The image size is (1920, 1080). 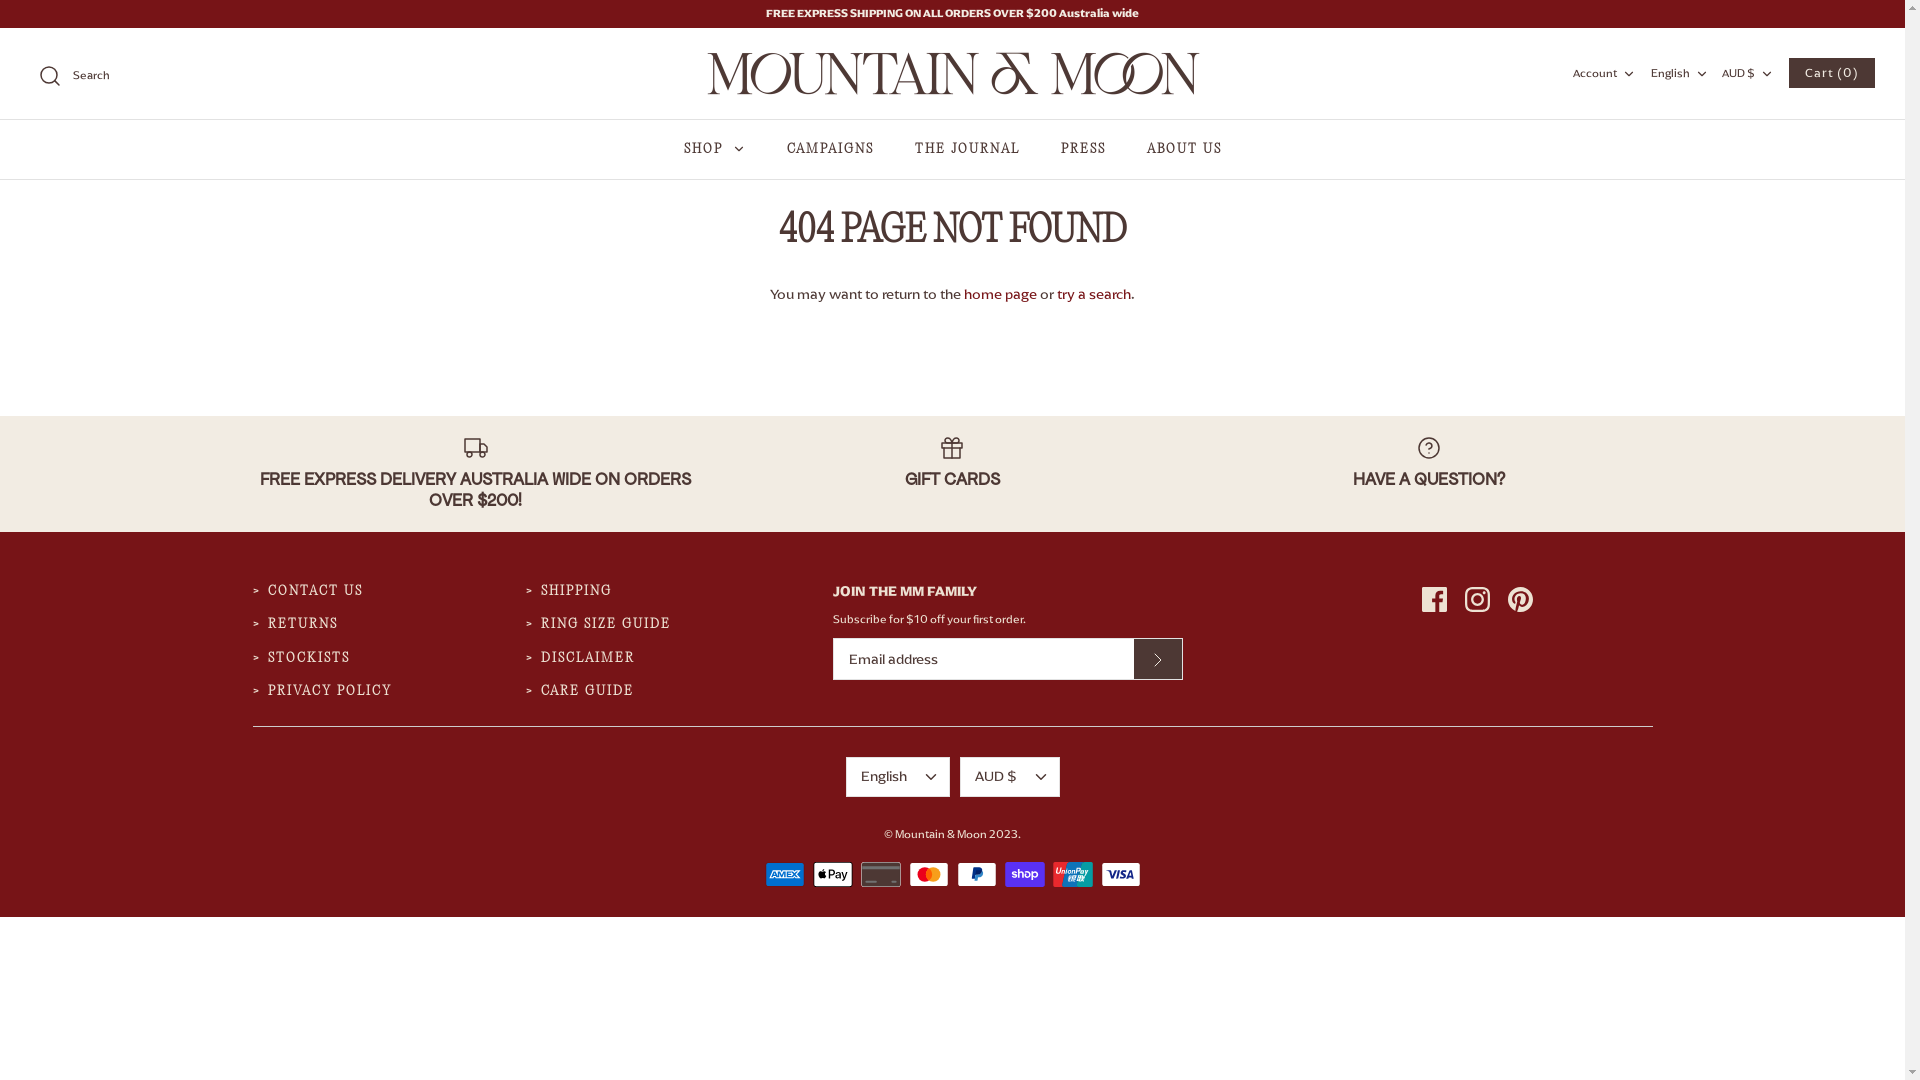 What do you see at coordinates (267, 659) in the screenshot?
I see `'STOCKISTS'` at bounding box center [267, 659].